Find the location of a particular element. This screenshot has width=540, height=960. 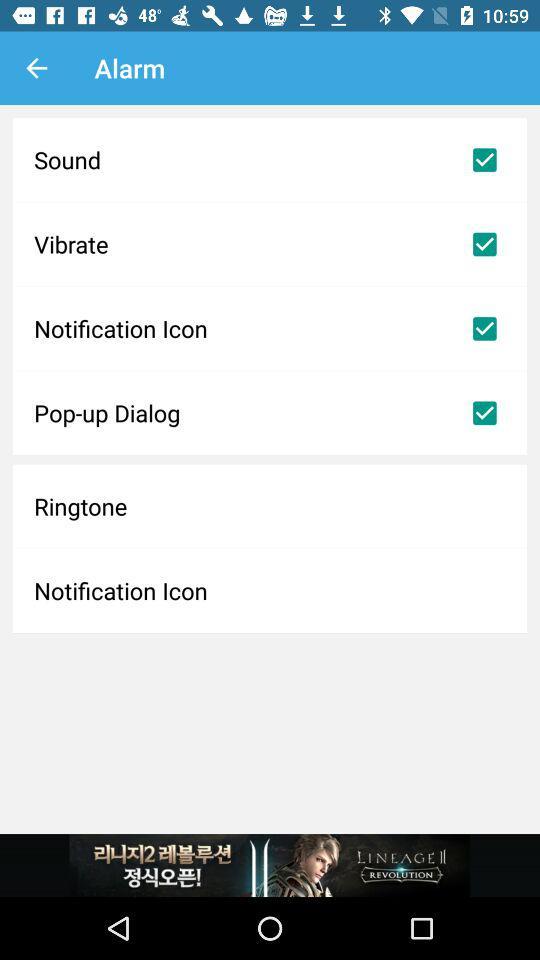

the icon to the left of alarm icon is located at coordinates (36, 68).